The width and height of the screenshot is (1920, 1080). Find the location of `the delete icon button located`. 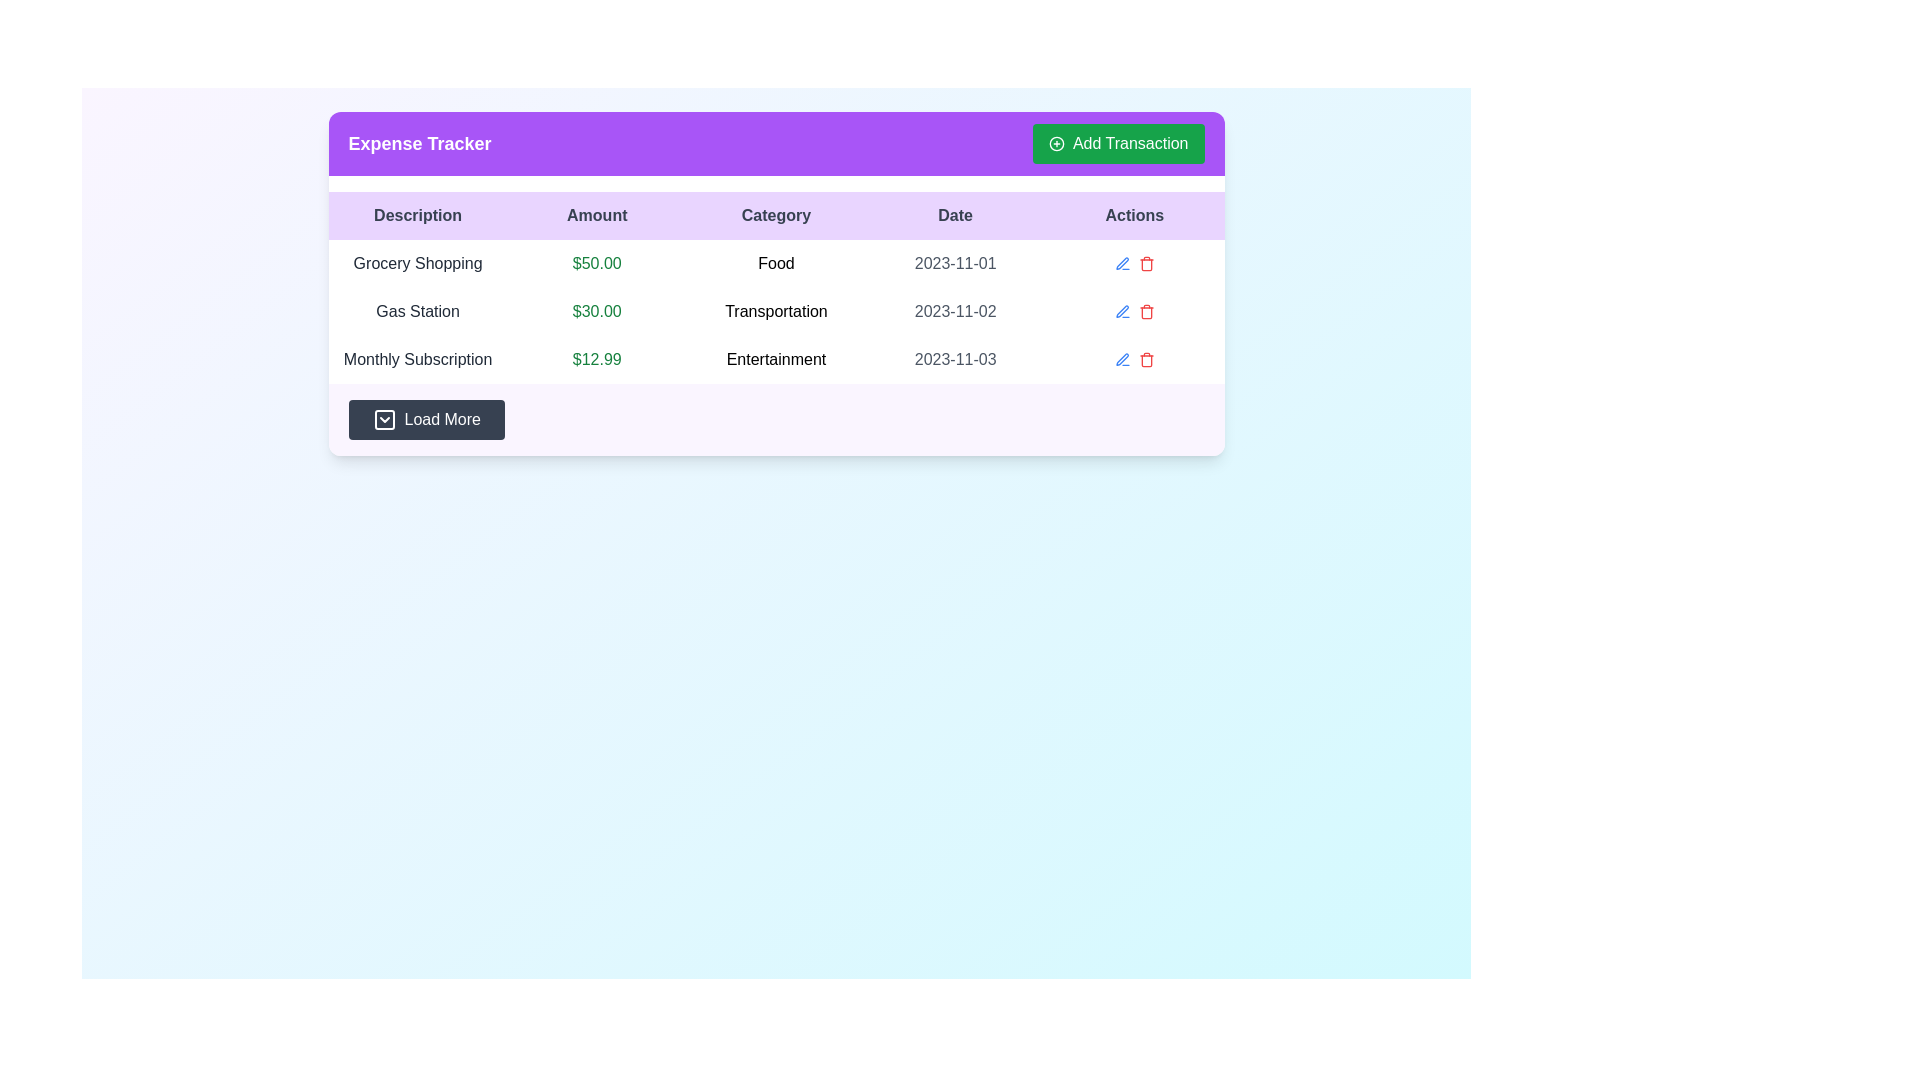

the delete icon button located is located at coordinates (1146, 313).